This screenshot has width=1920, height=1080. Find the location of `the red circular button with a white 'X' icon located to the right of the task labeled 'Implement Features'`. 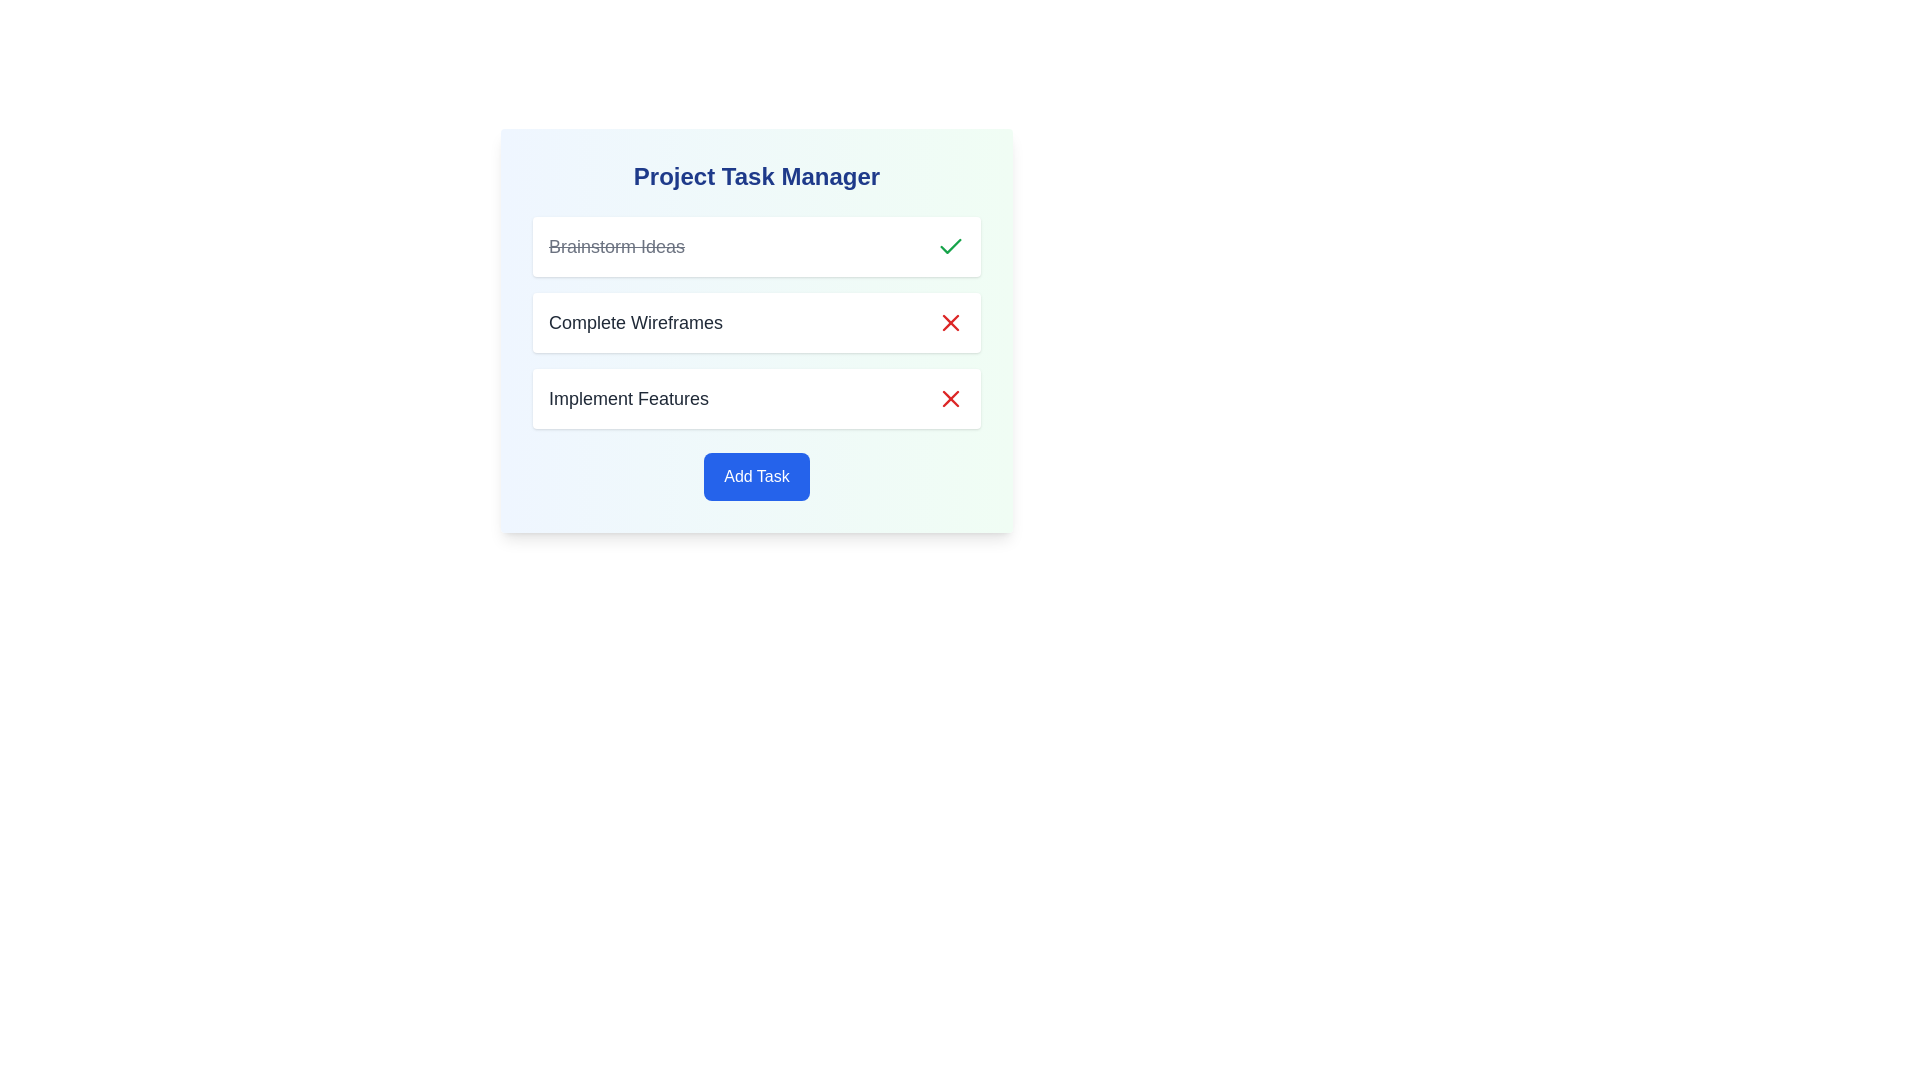

the red circular button with a white 'X' icon located to the right of the task labeled 'Implement Features' is located at coordinates (949, 398).